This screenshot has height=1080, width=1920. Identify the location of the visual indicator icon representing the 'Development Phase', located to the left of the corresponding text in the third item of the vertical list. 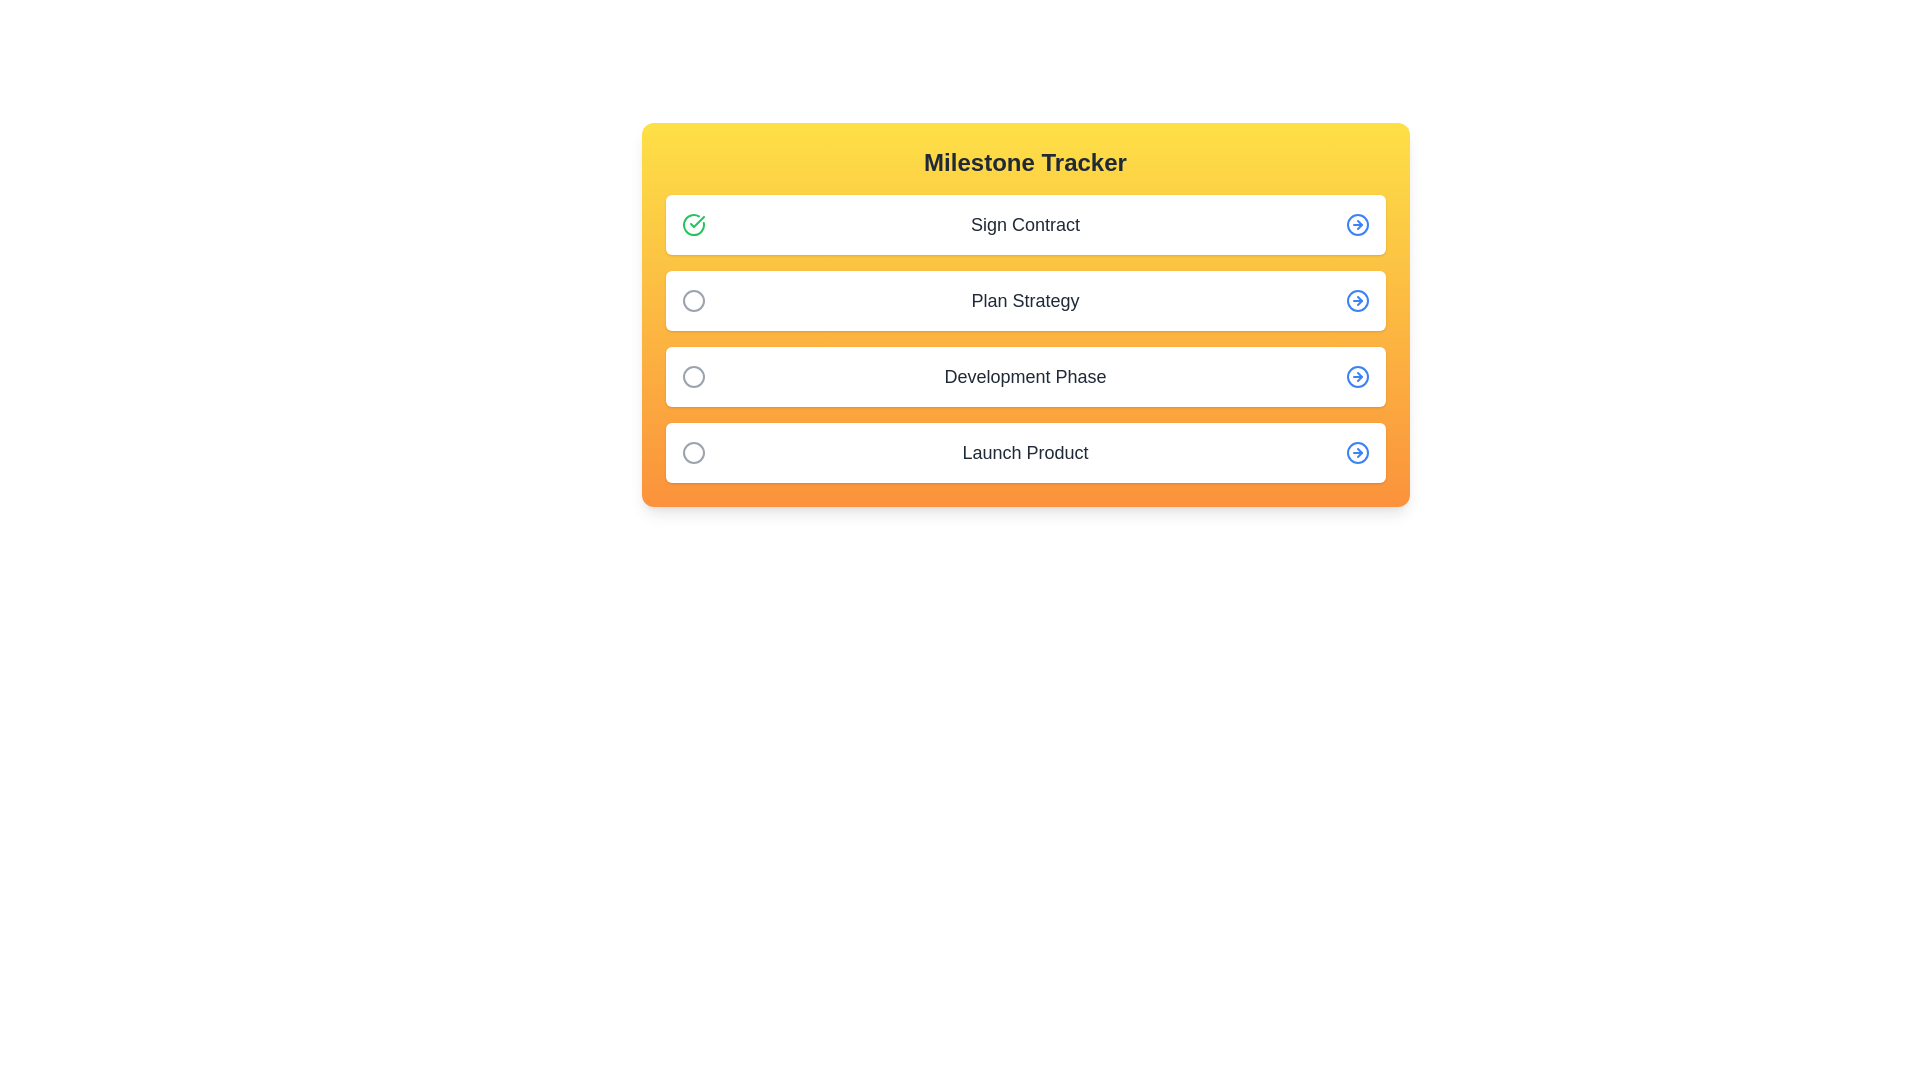
(693, 377).